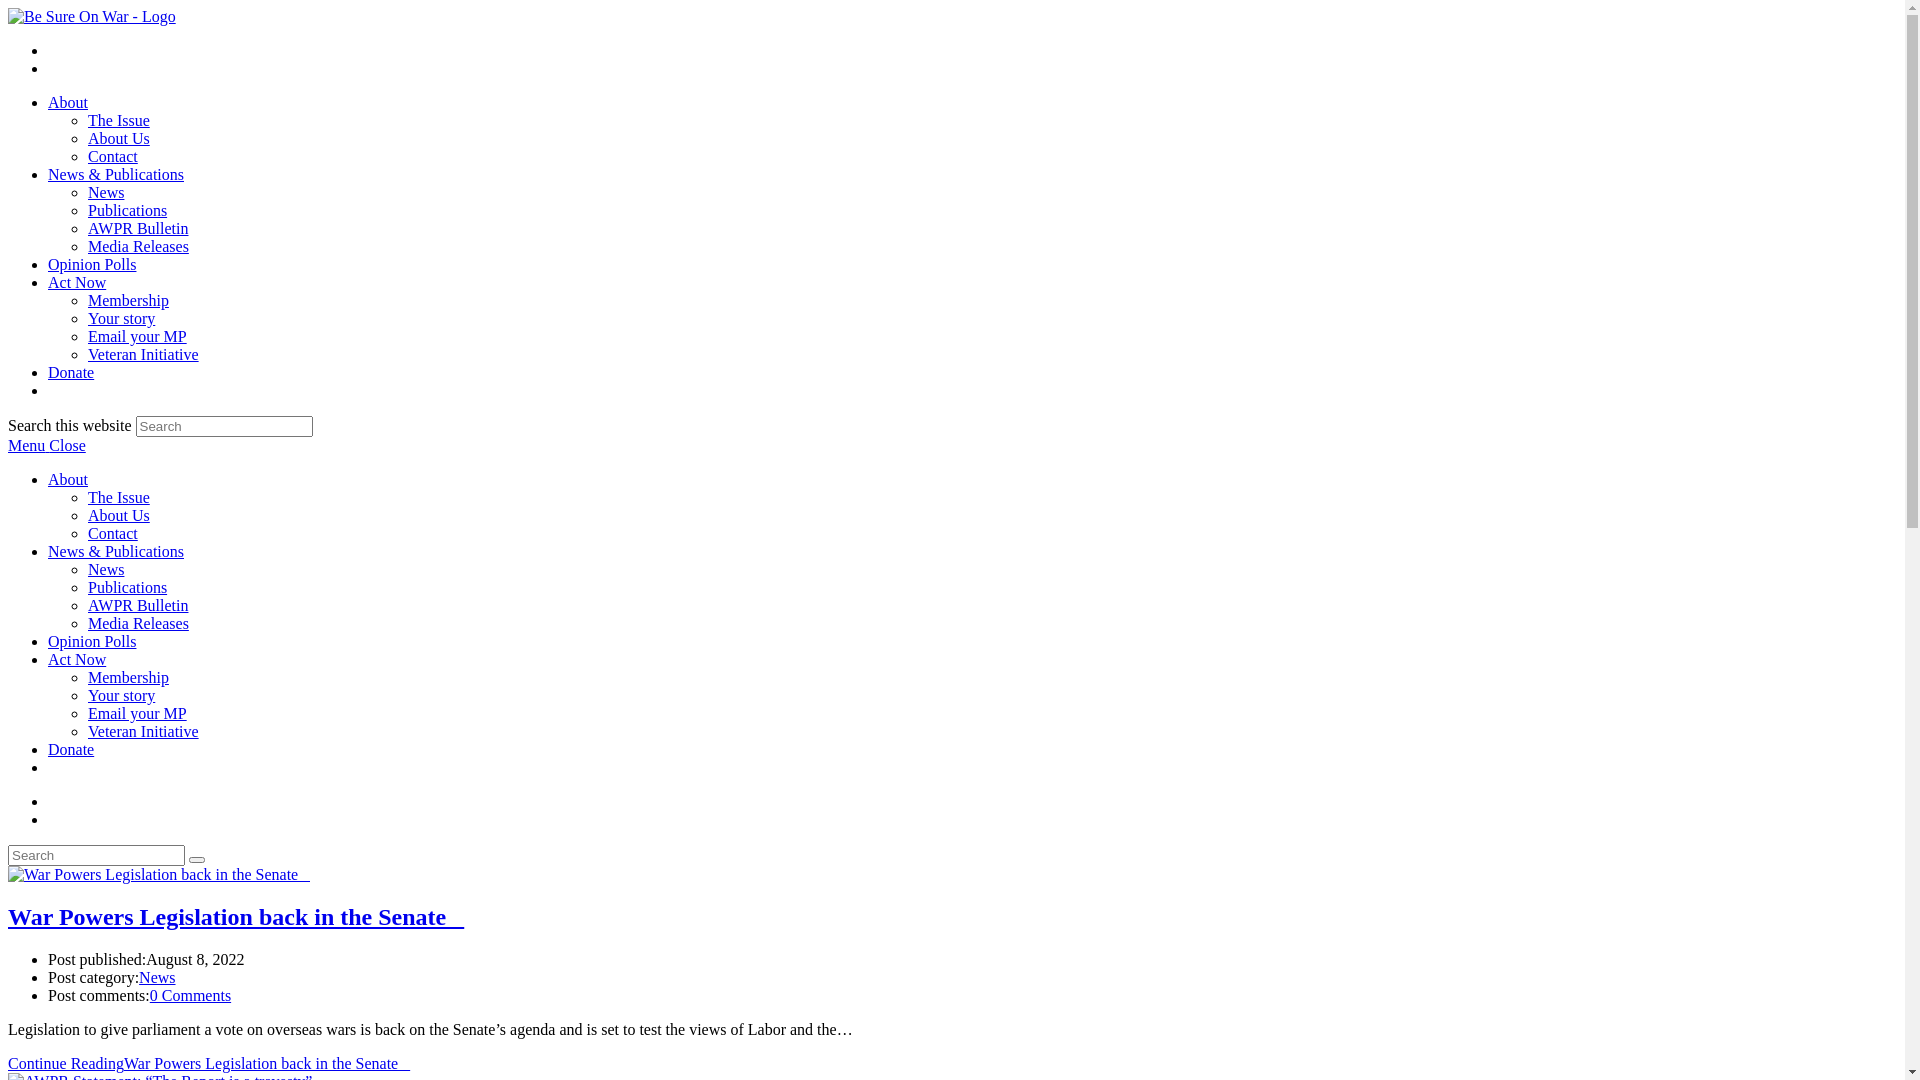  I want to click on 'About', so click(67, 102).